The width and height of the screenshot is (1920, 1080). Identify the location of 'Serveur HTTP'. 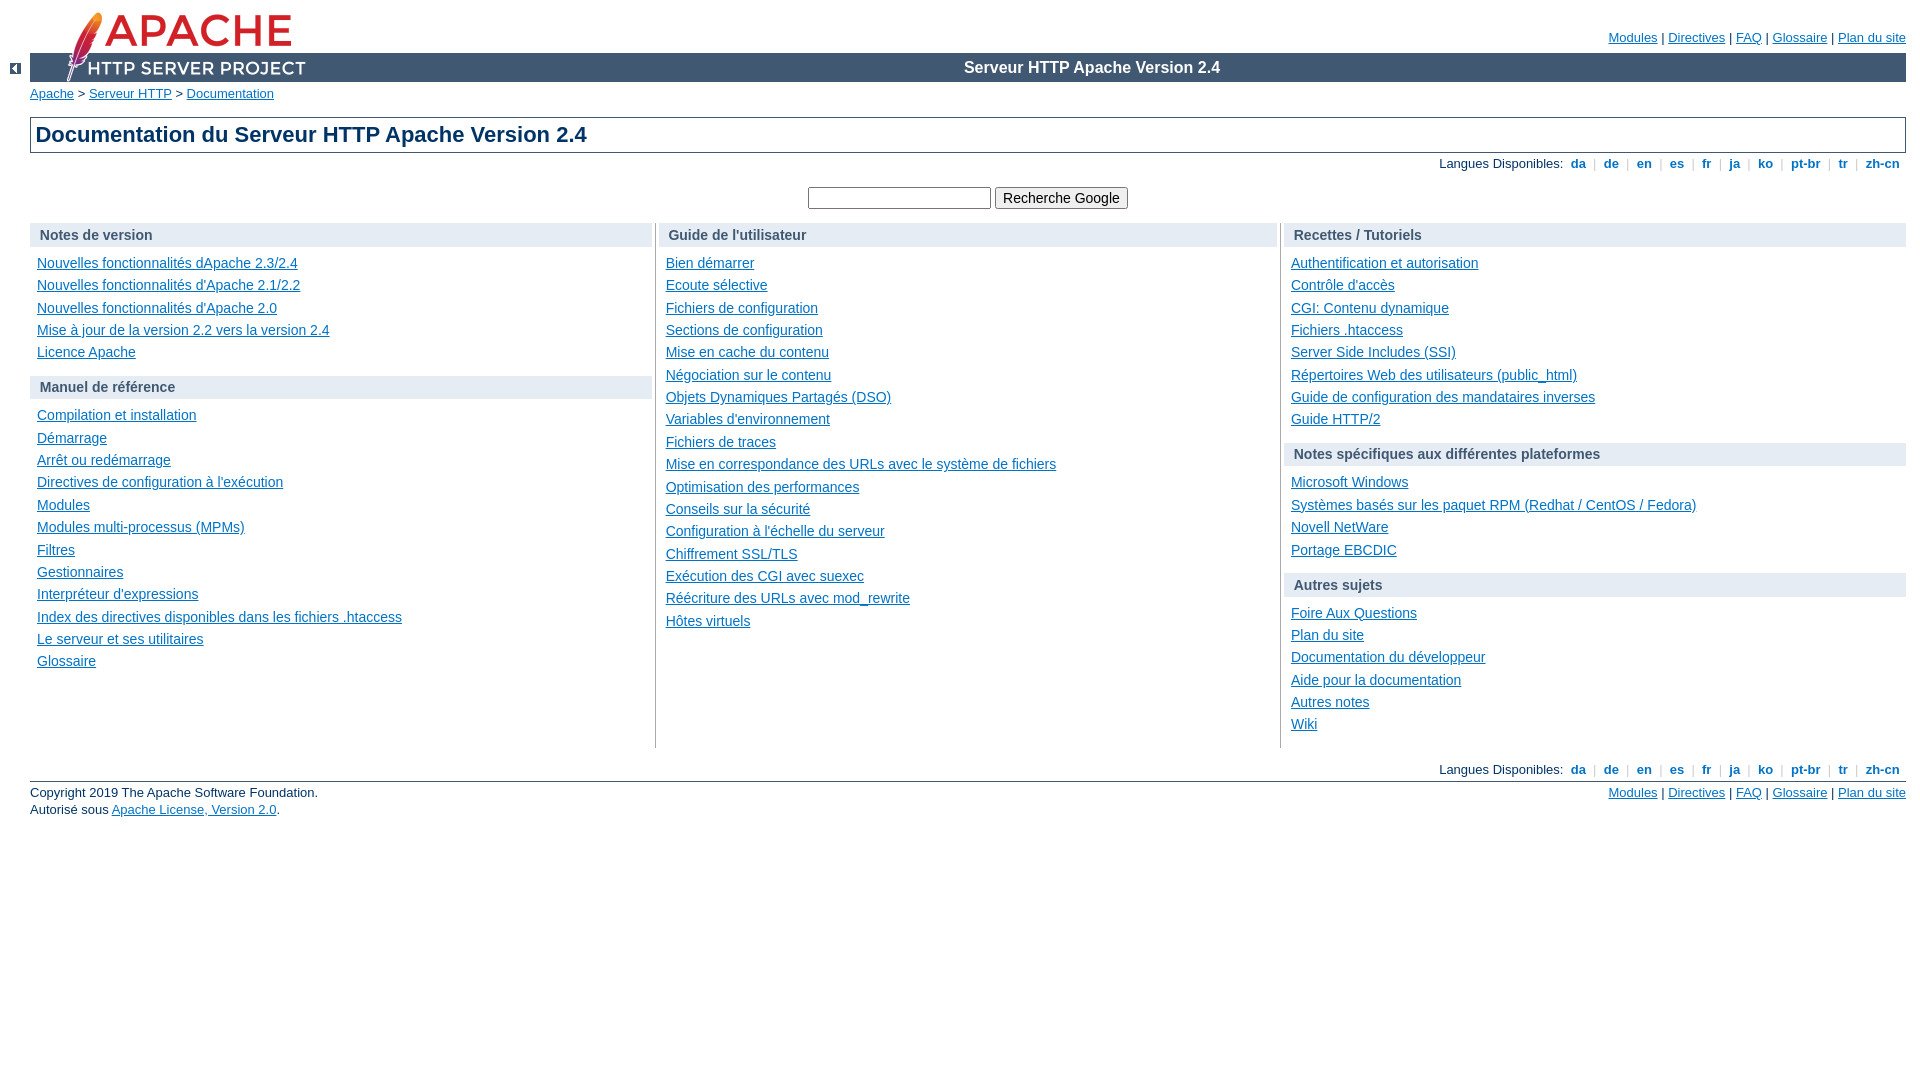
(129, 93).